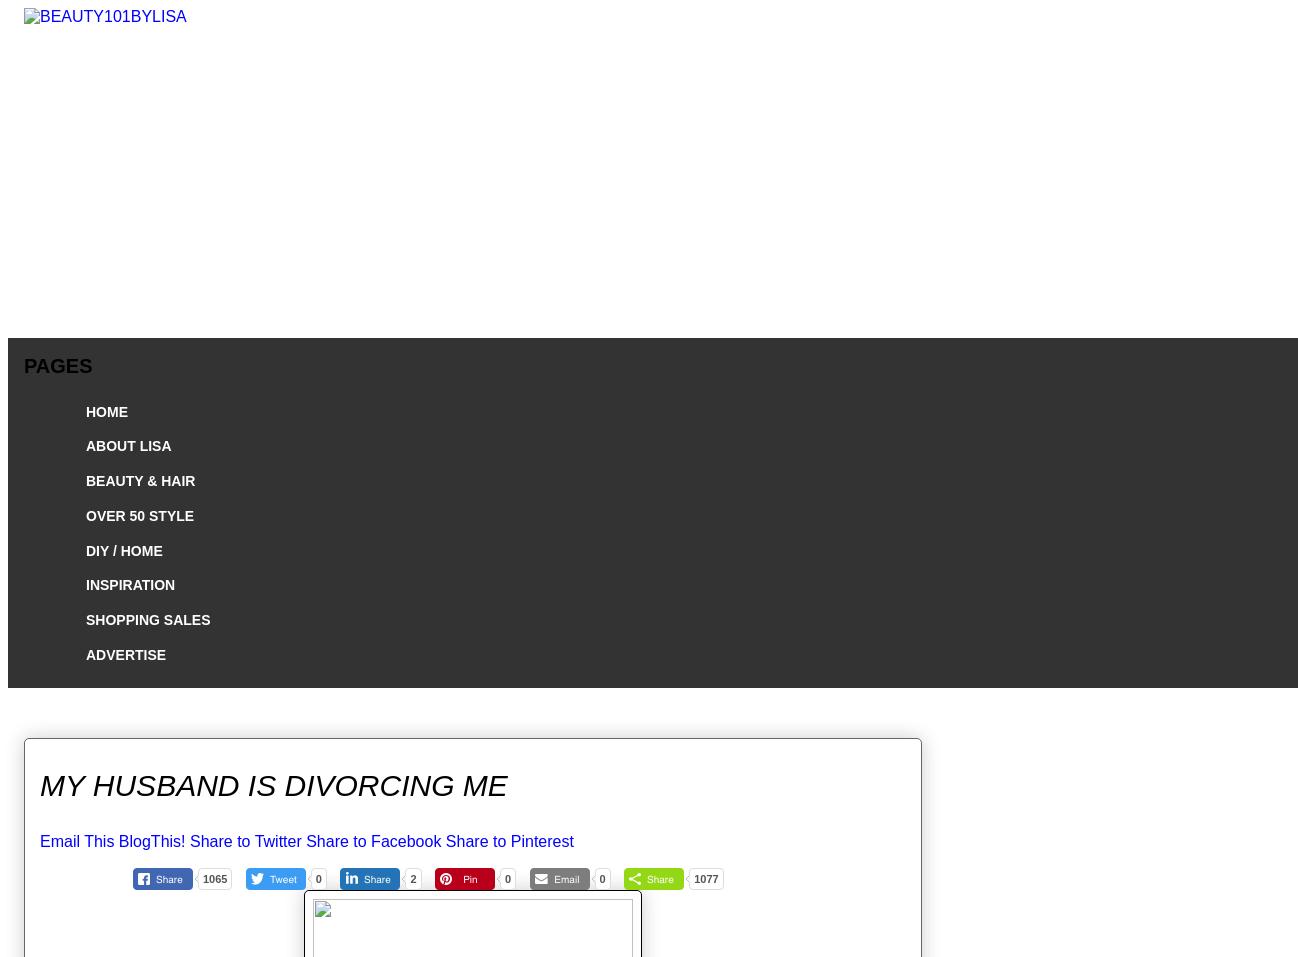 The image size is (1298, 957). What do you see at coordinates (128, 444) in the screenshot?
I see `'ABOUT LISA'` at bounding box center [128, 444].